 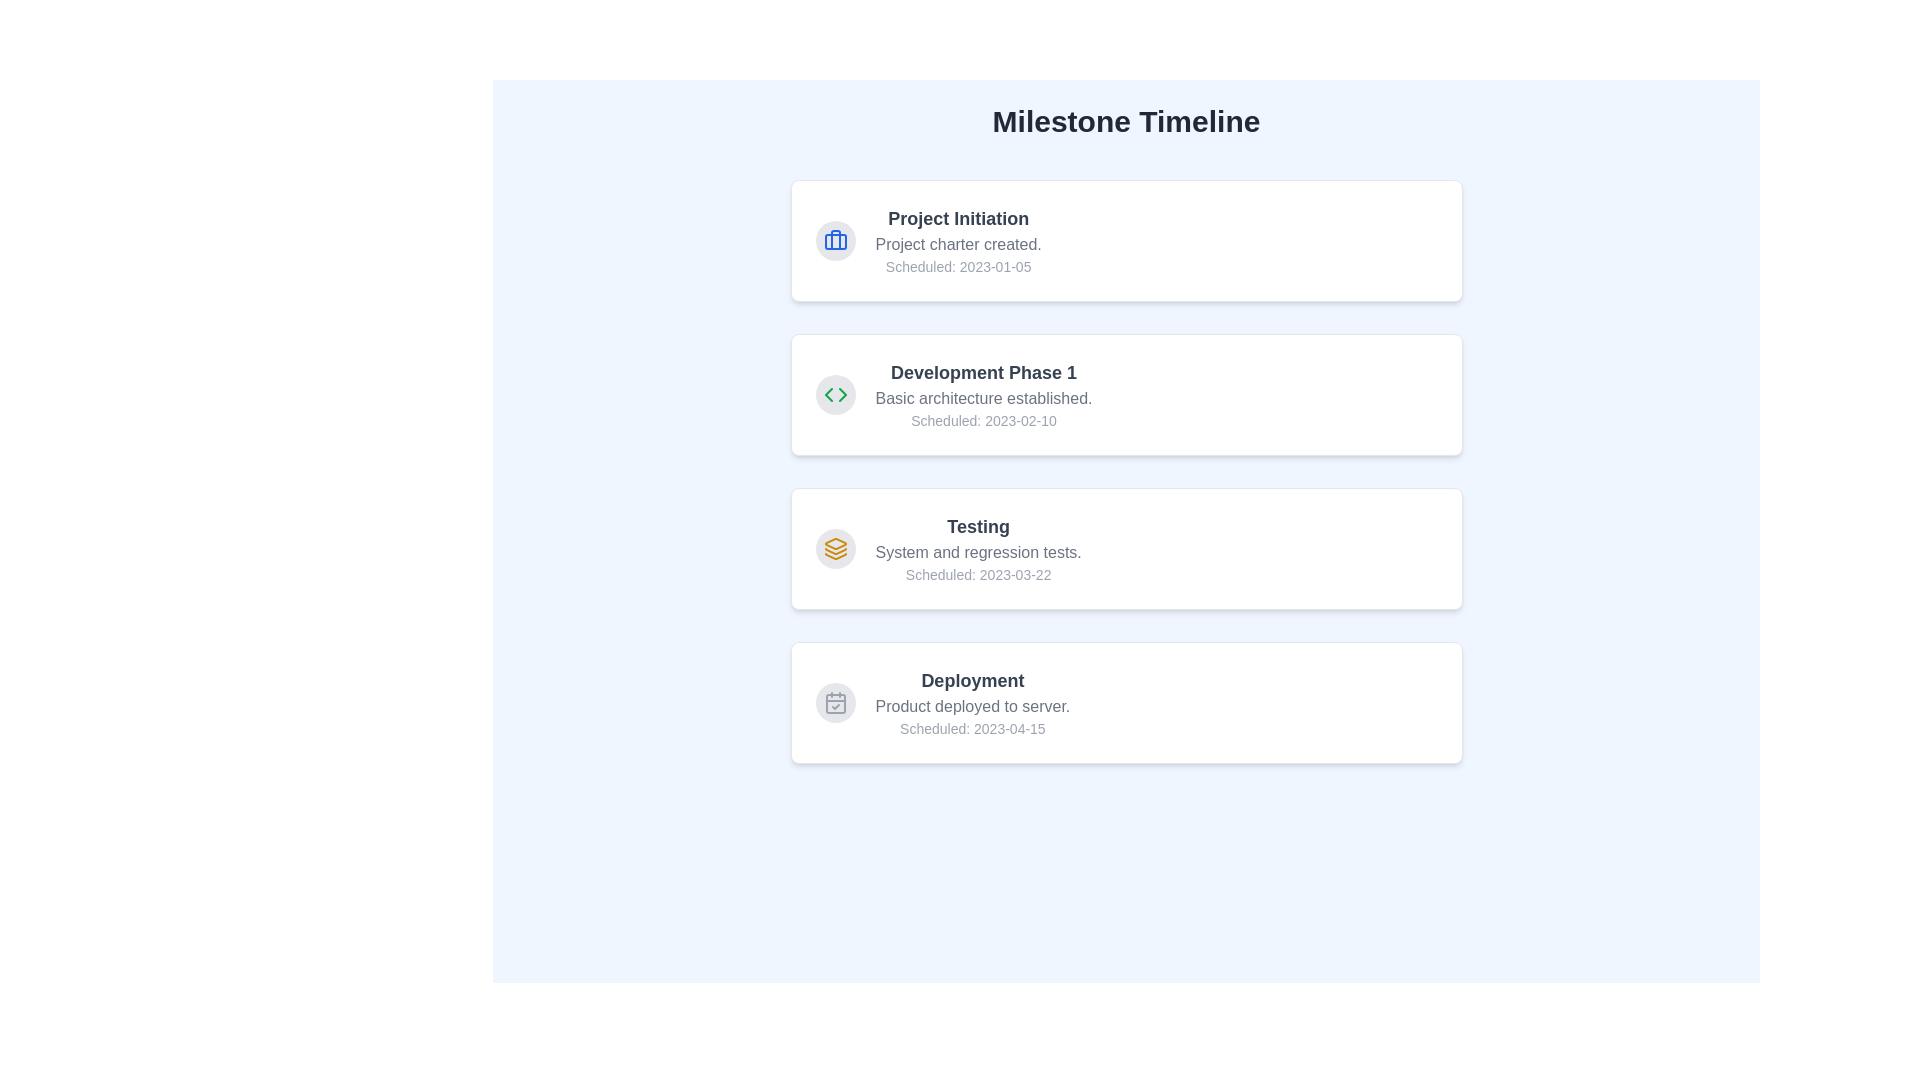 I want to click on the text label that reads 'Product deployed to server.' in the fourth milestone card, which is styled in gray color and appears below the heading 'Deployment', so click(x=972, y=705).